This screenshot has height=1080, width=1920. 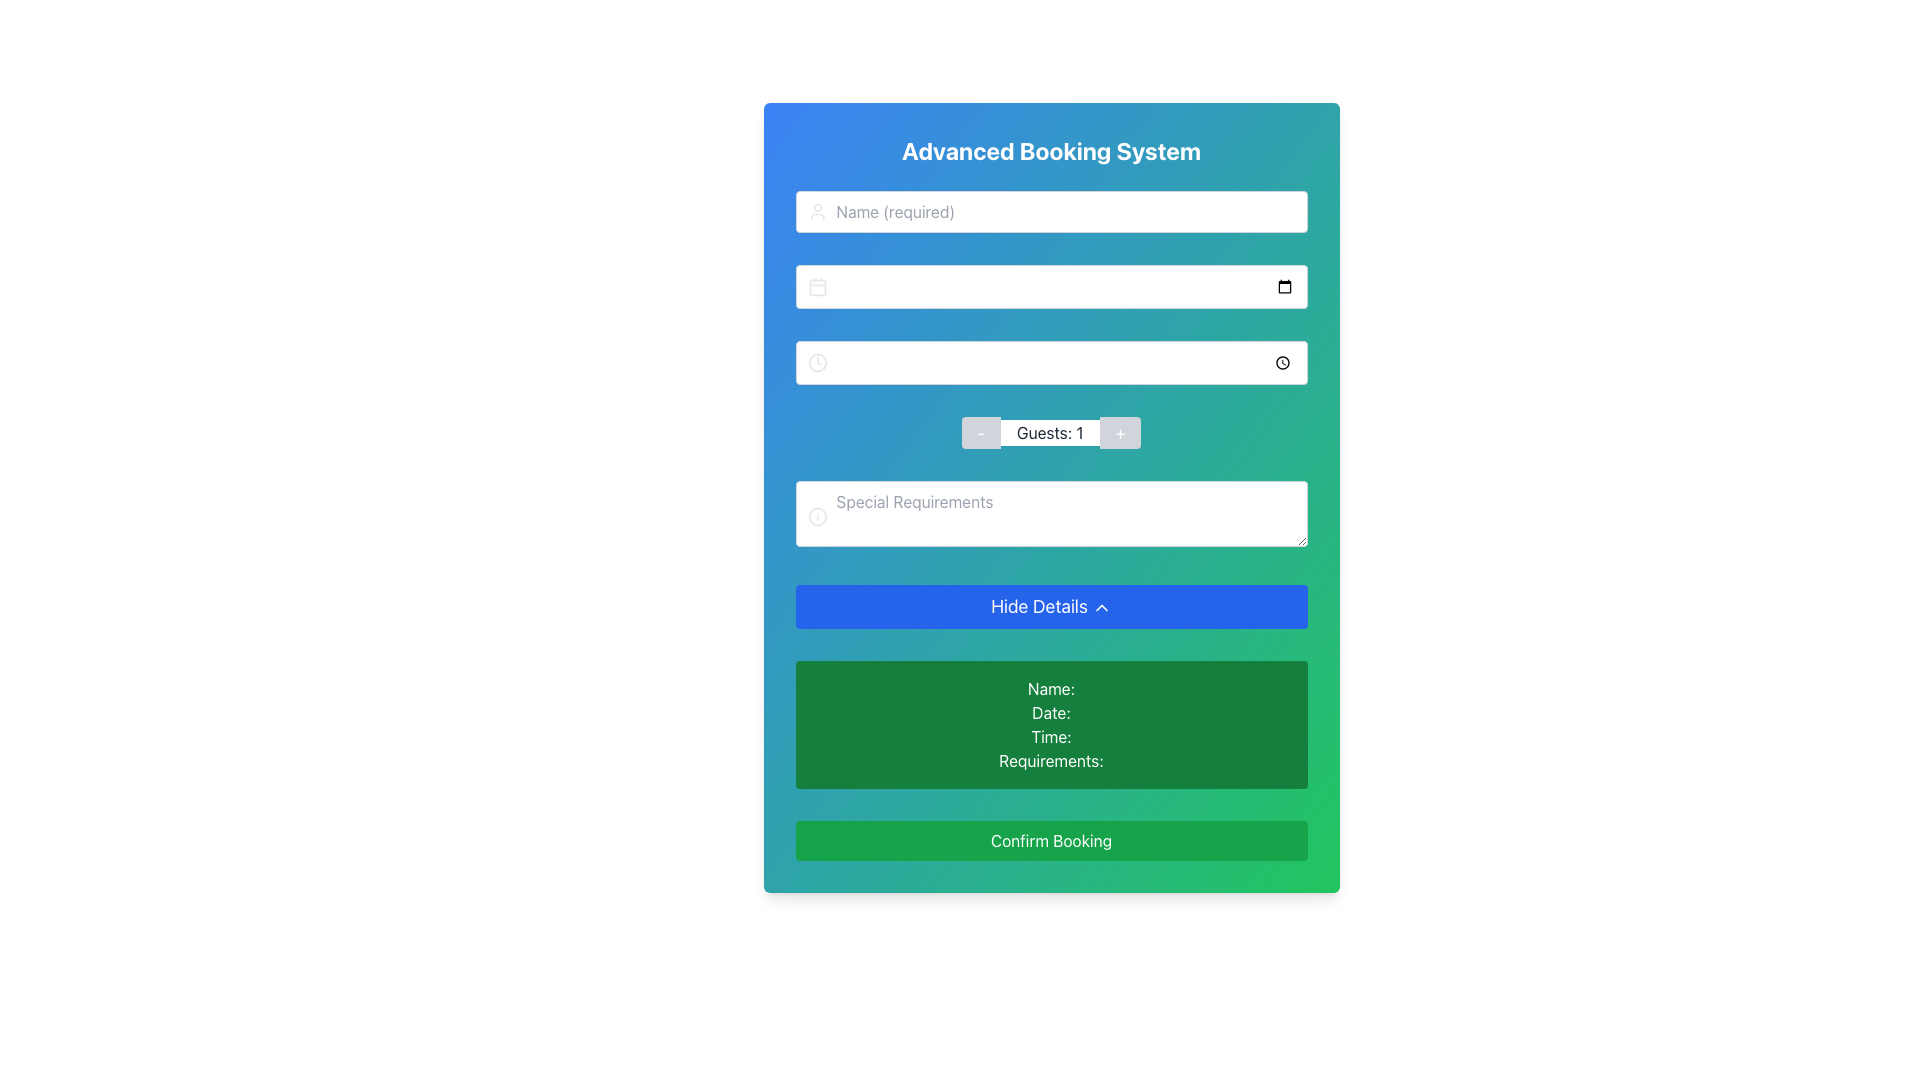 What do you see at coordinates (1050, 712) in the screenshot?
I see `the second text label in the vertical sequence of labels, located between the blue 'Hide Details' button and the green 'Confirm Booking' button` at bounding box center [1050, 712].